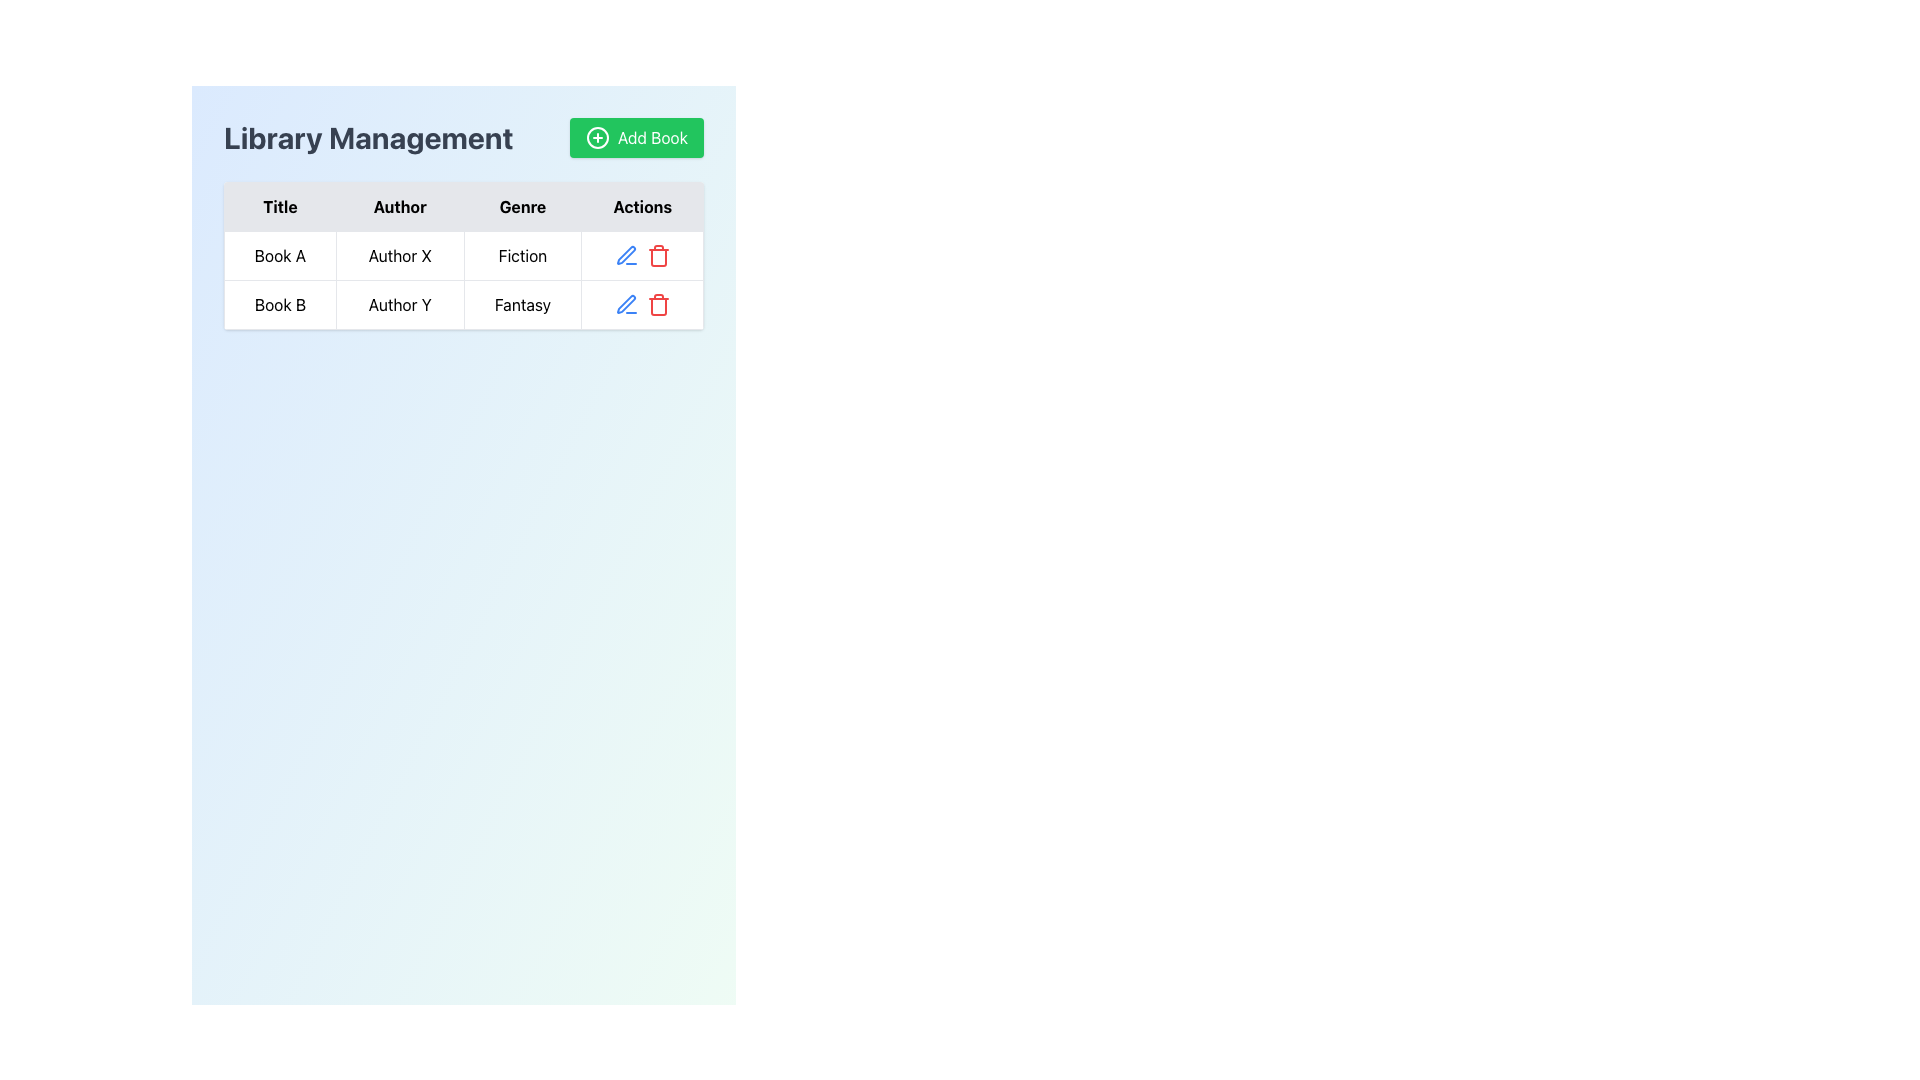 This screenshot has height=1080, width=1920. I want to click on the circular icon with a plus sign located on the green 'Add Book' button near the top right corner of the interface, so click(596, 137).